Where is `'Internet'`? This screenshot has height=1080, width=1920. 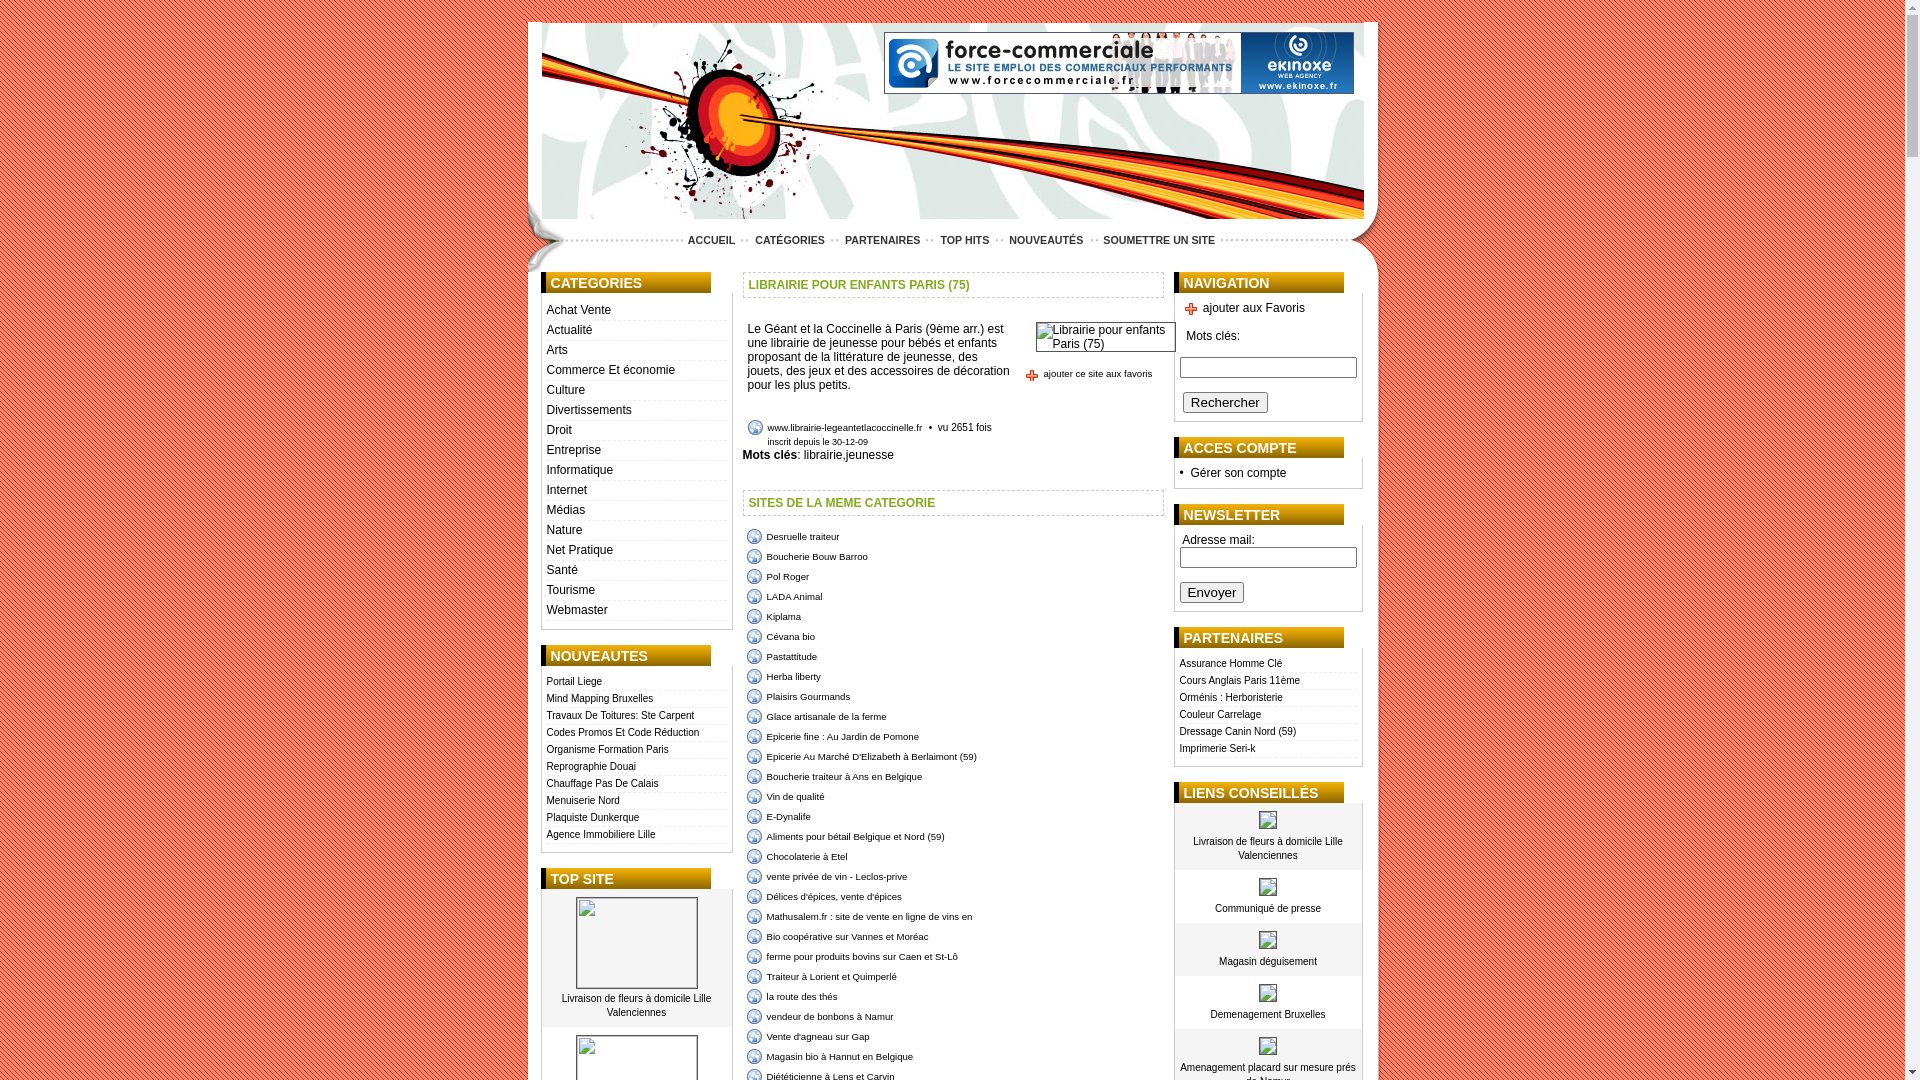 'Internet' is located at coordinates (634, 490).